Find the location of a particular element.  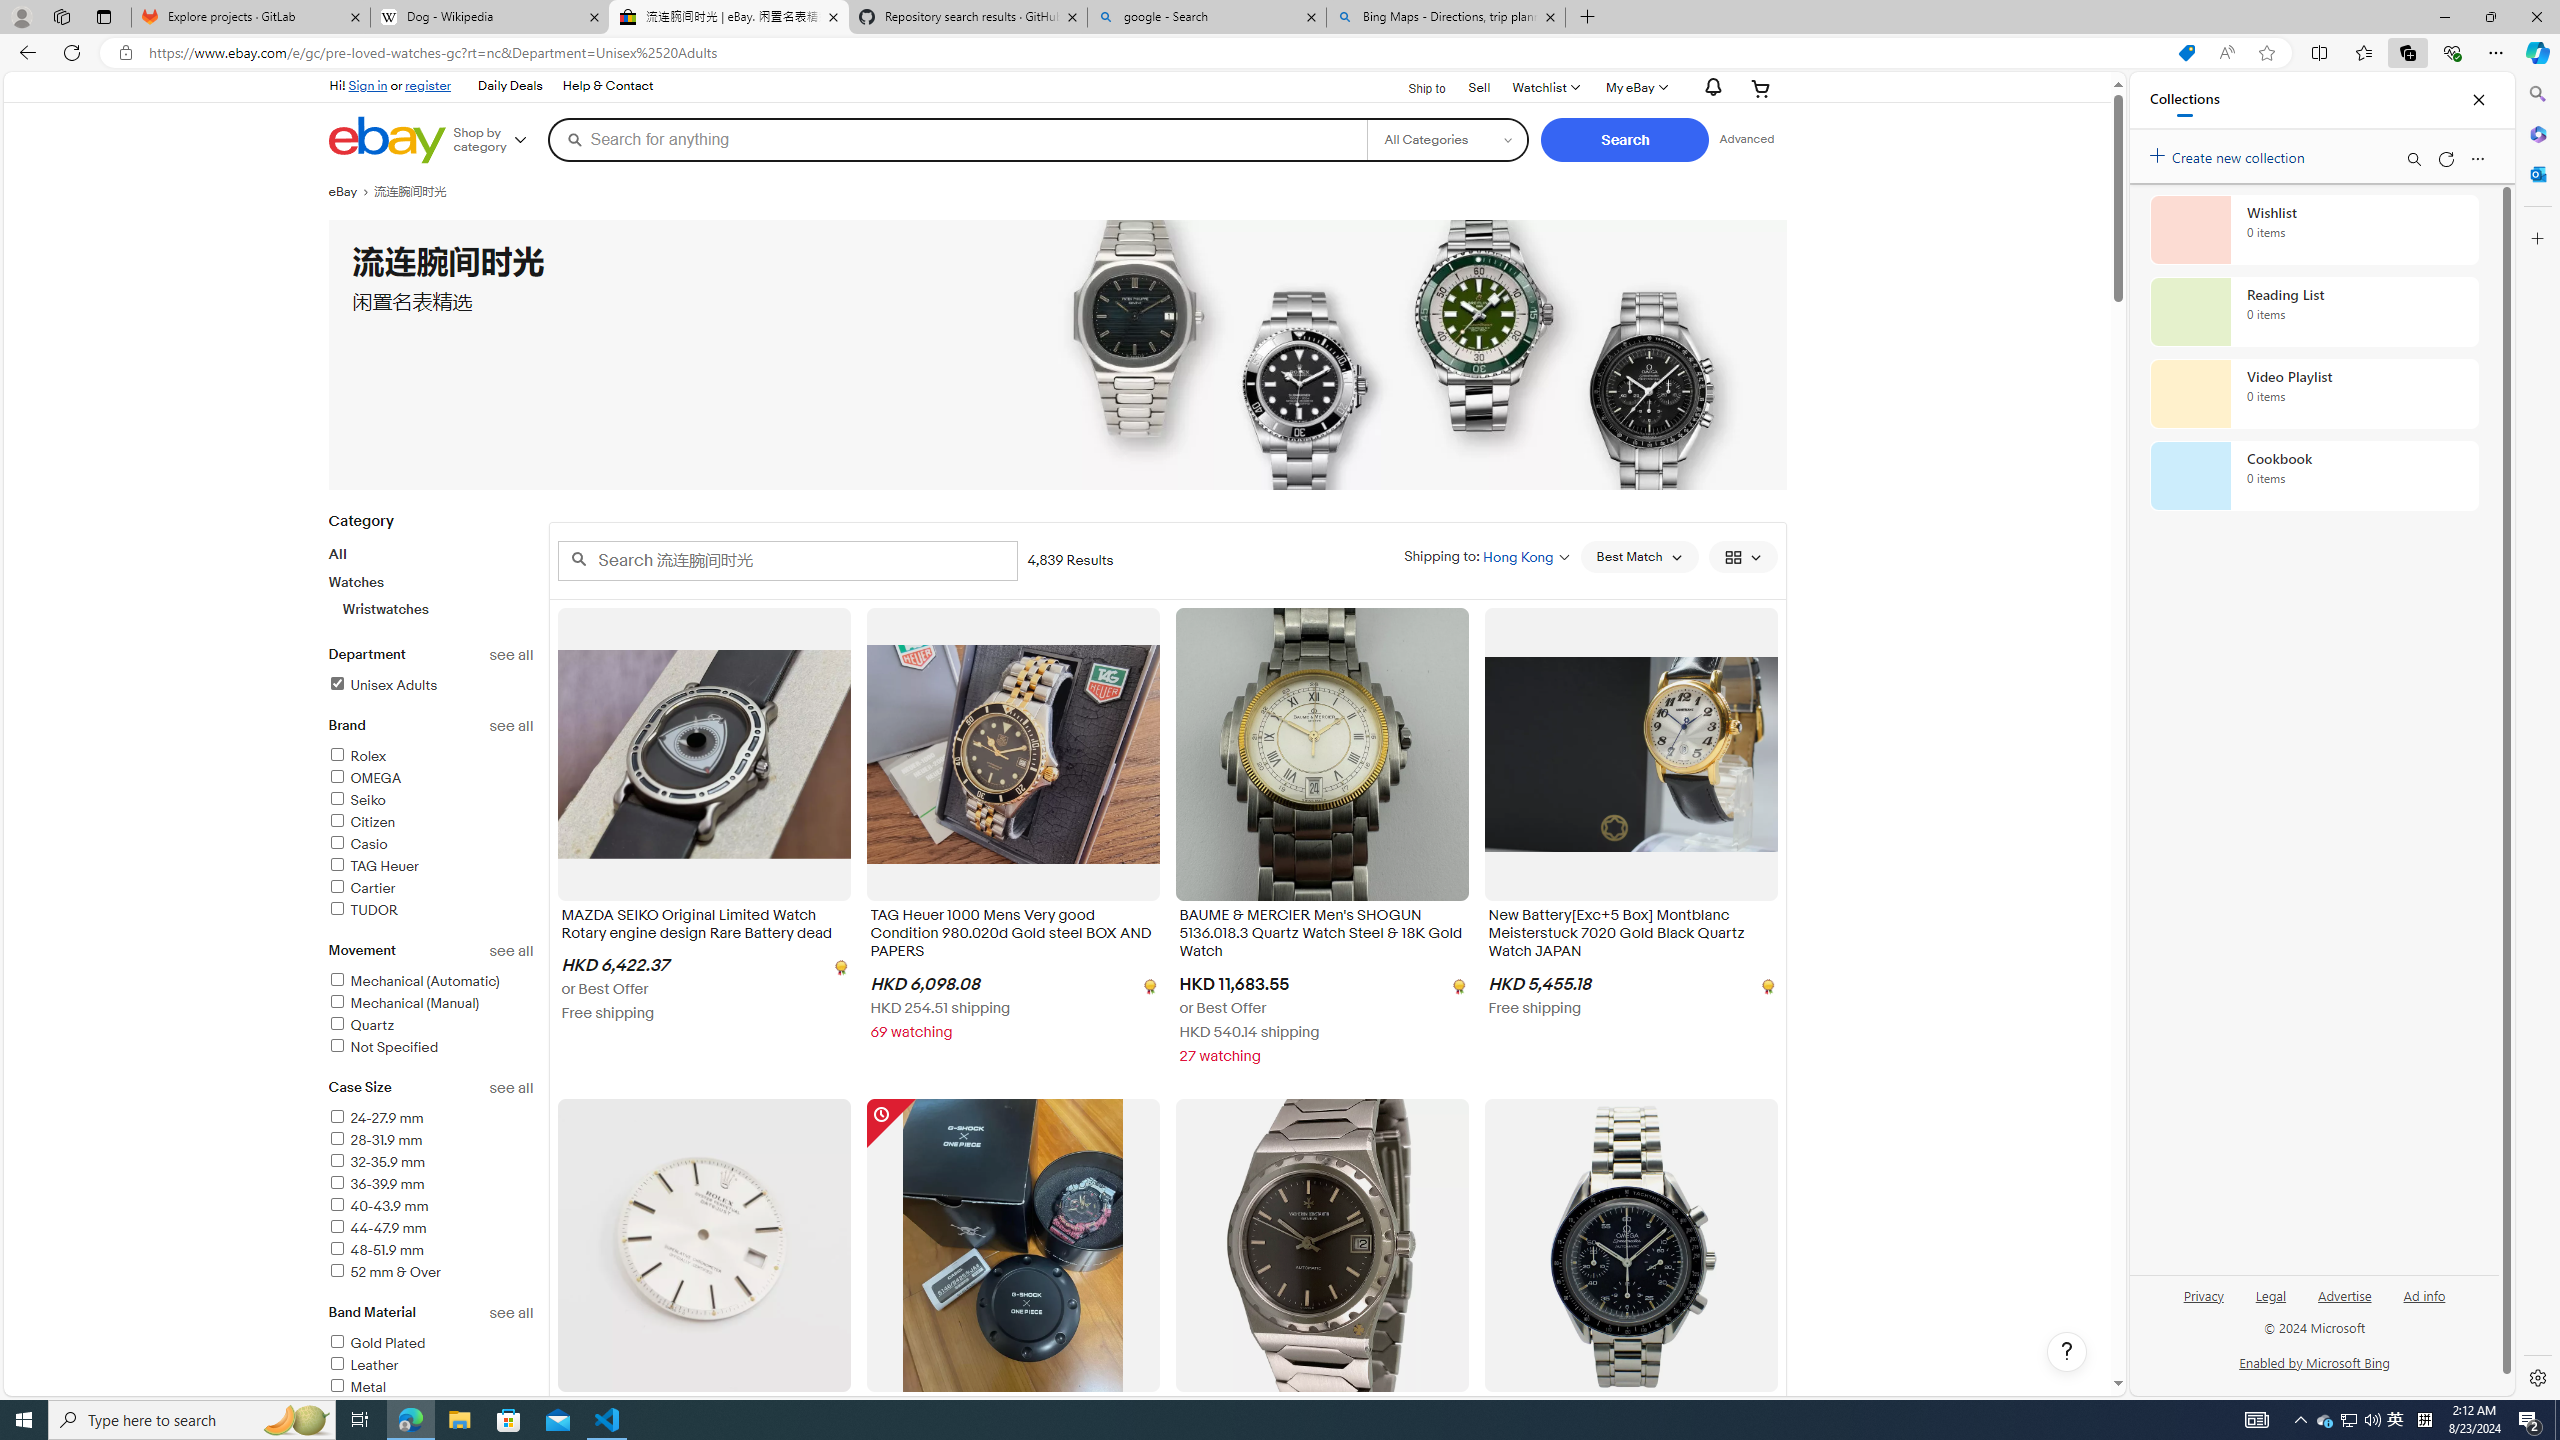

'Unisex Adults Filter Applied' is located at coordinates (382, 685).